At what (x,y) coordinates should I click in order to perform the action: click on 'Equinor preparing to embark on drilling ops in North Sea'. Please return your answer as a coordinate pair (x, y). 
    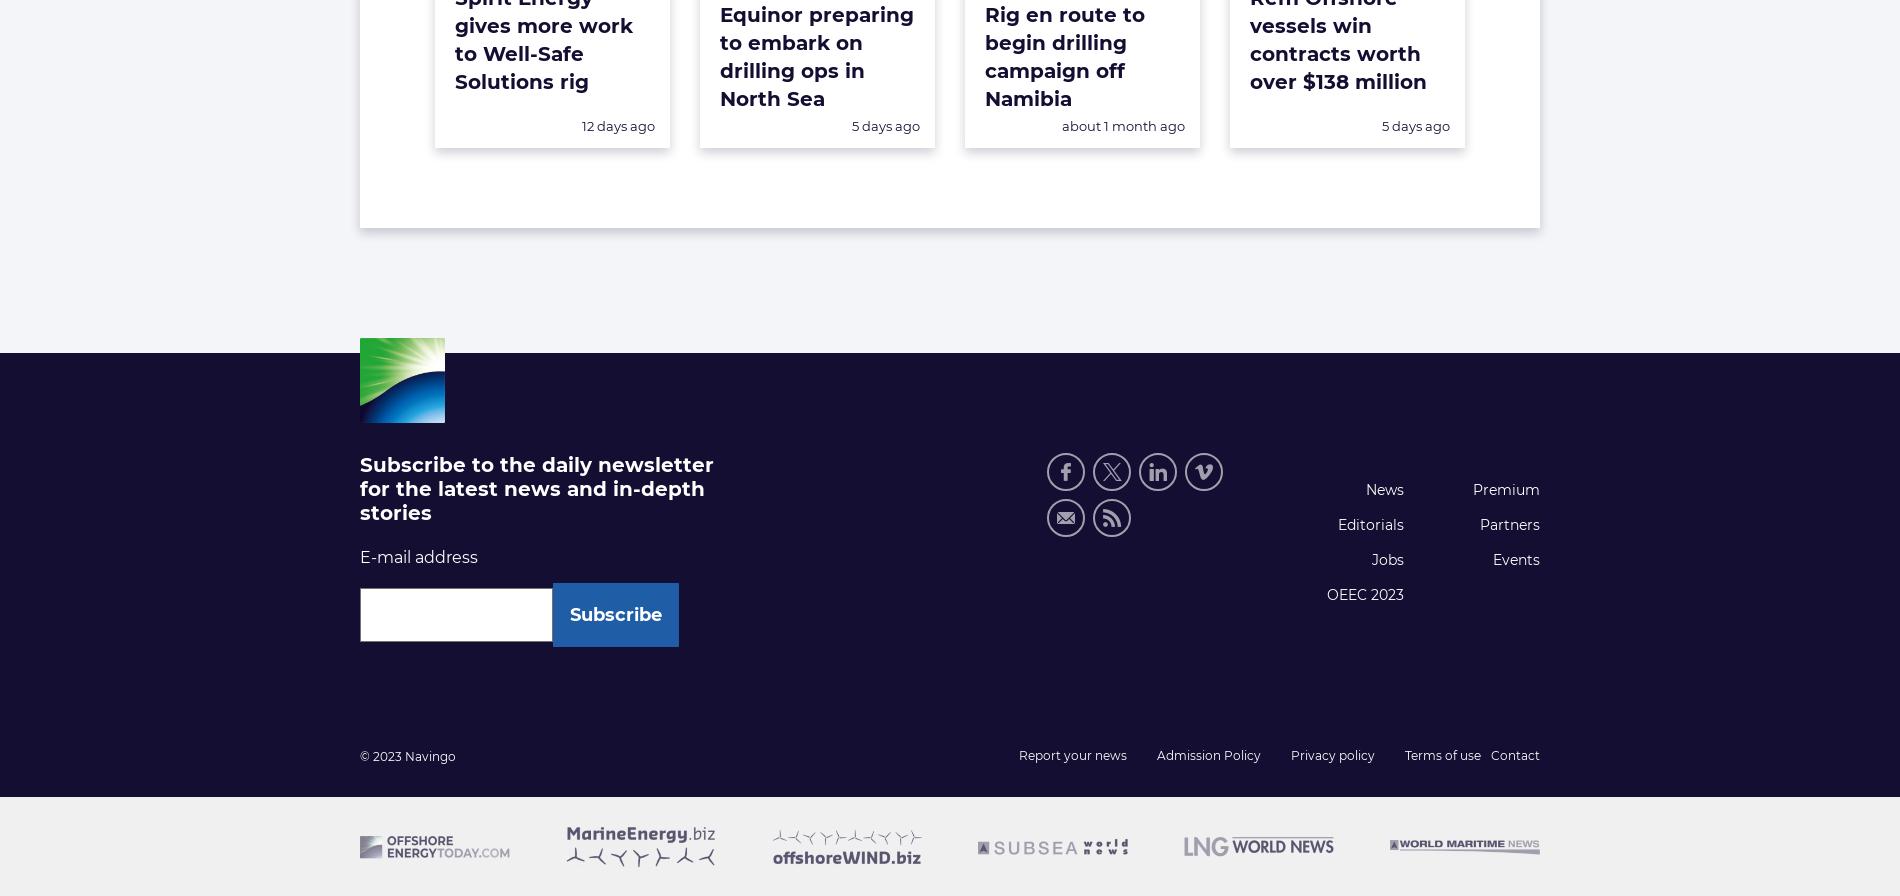
    Looking at the image, I should click on (816, 56).